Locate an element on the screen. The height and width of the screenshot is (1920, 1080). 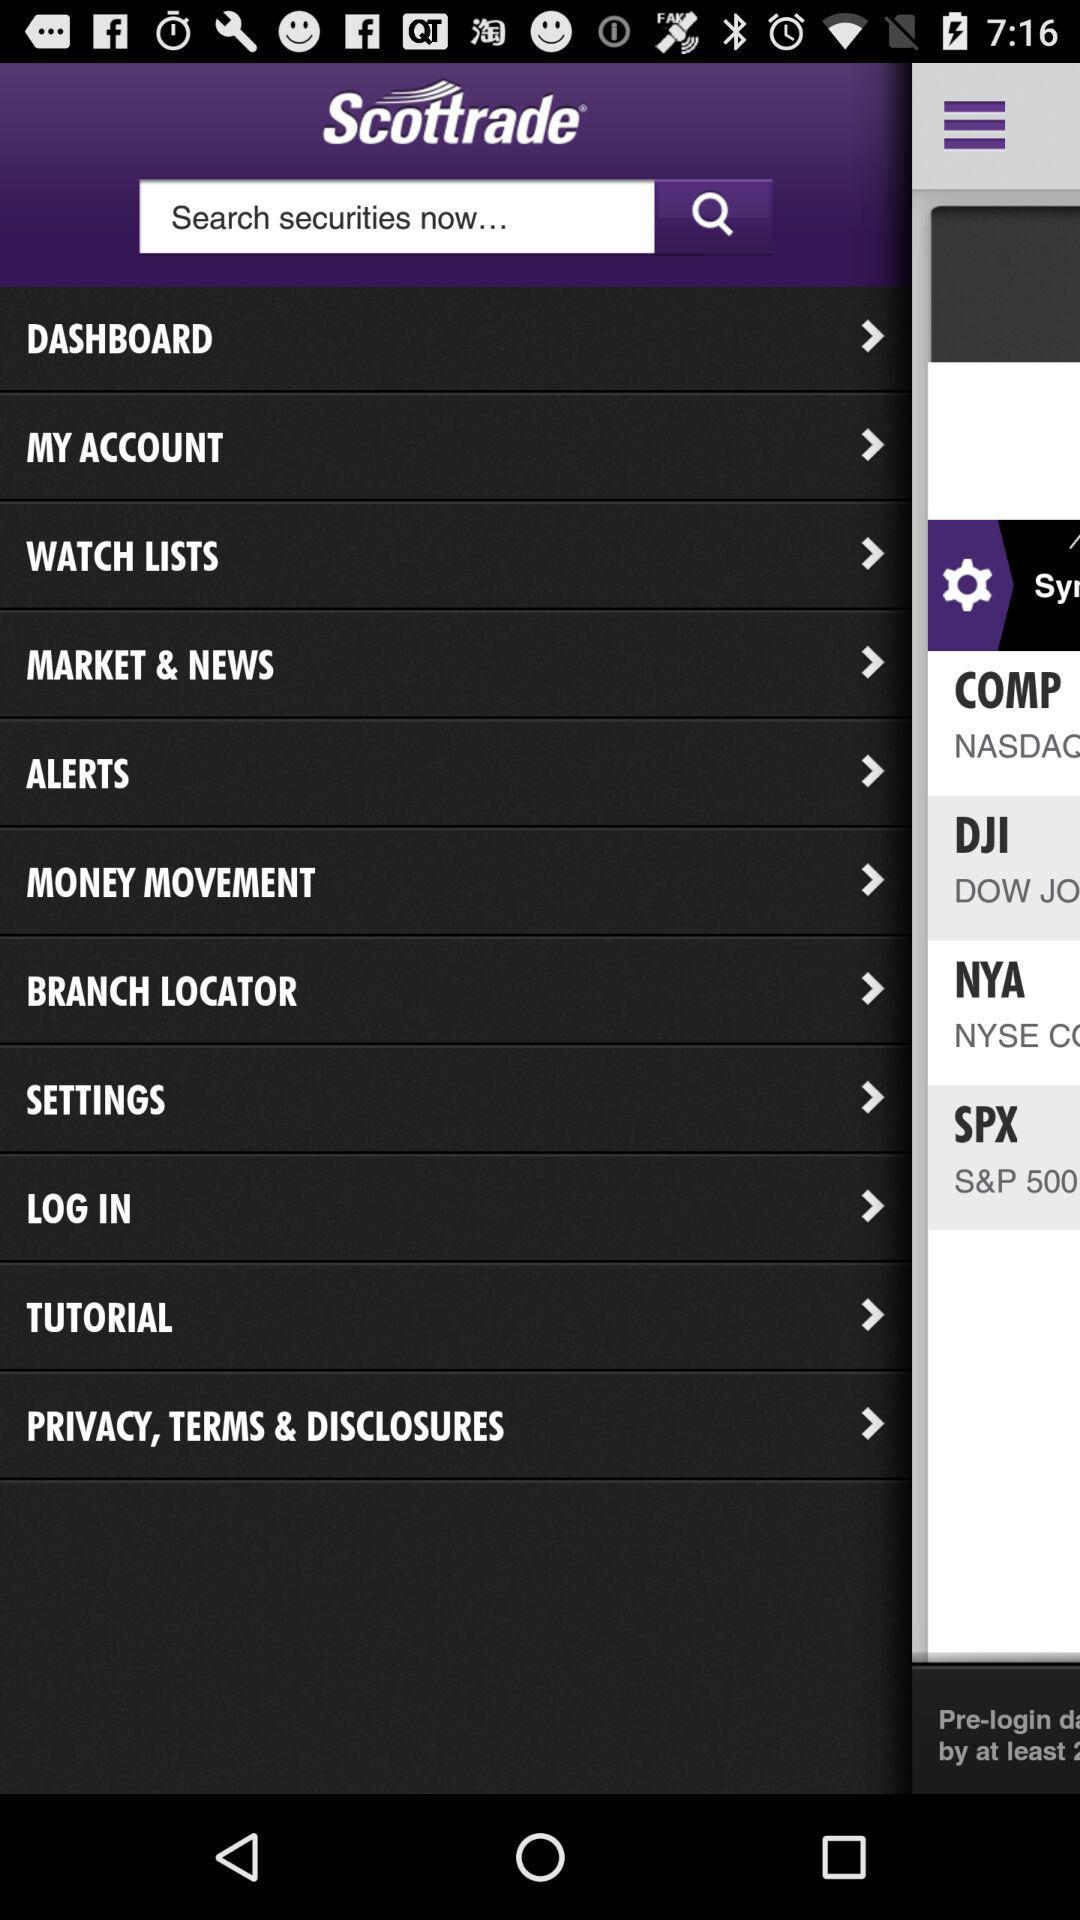
search securities is located at coordinates (455, 217).